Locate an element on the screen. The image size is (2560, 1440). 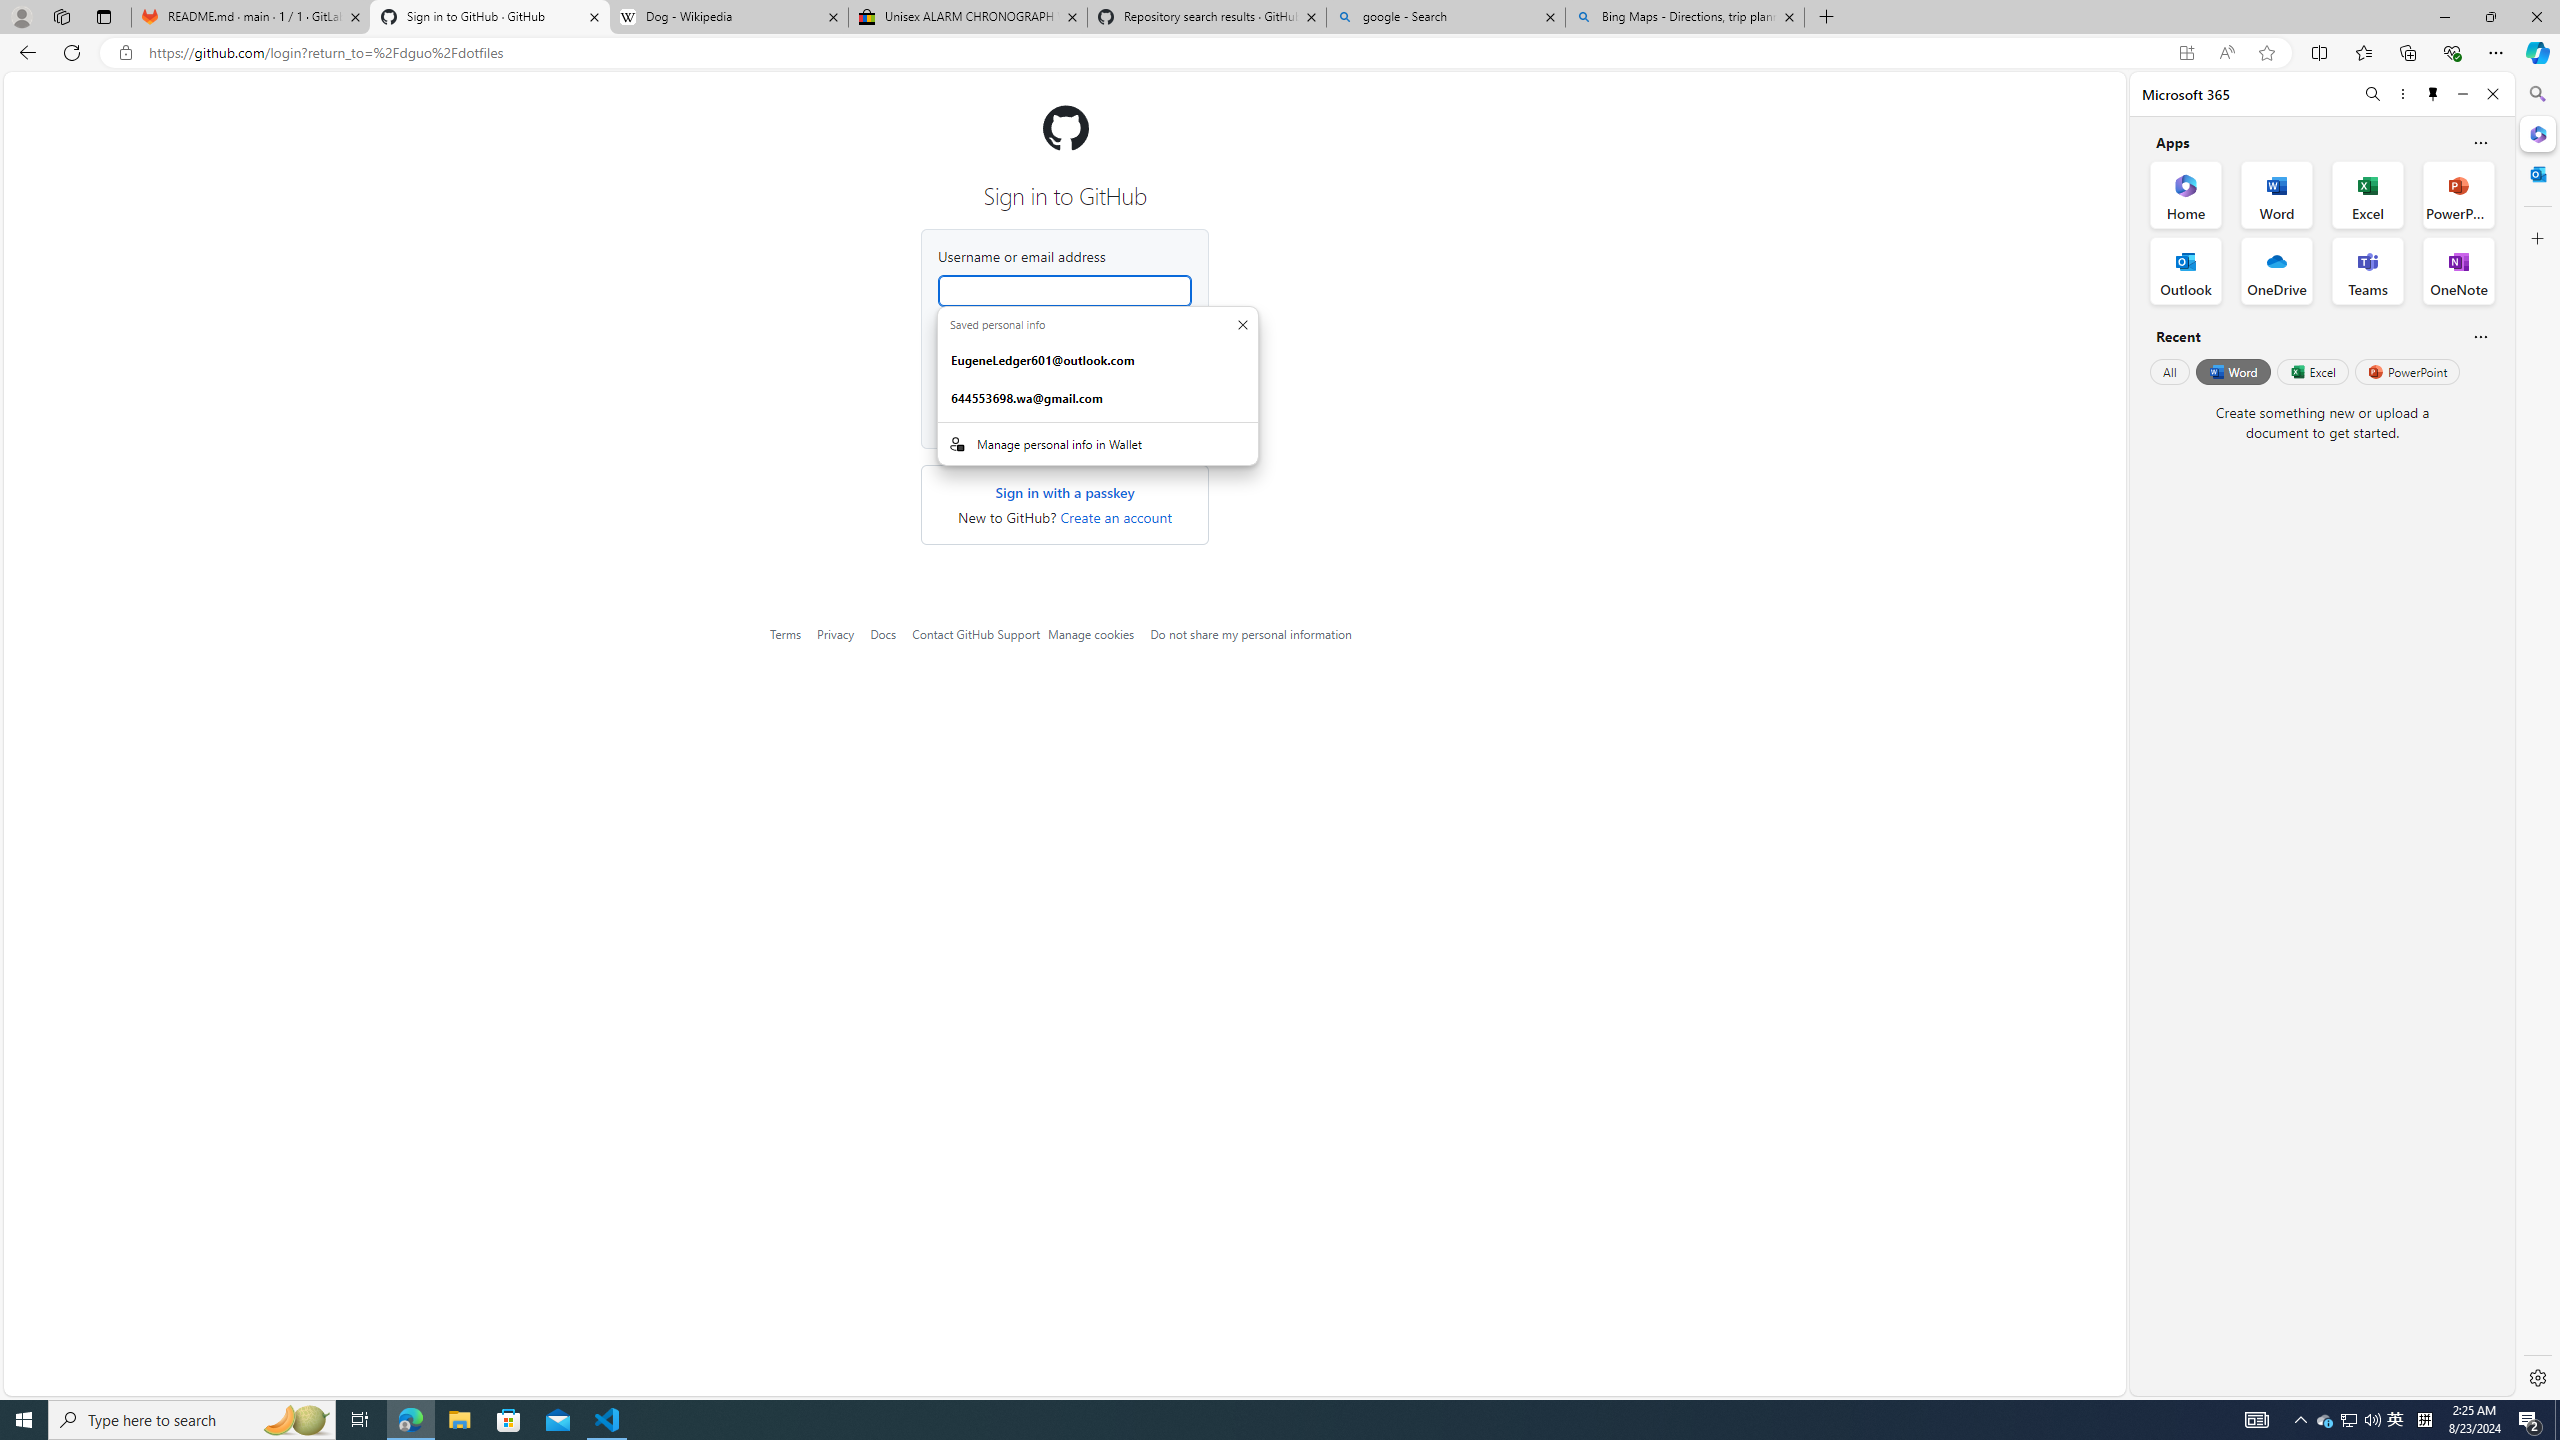
'PowerPoint' is located at coordinates (2406, 371).